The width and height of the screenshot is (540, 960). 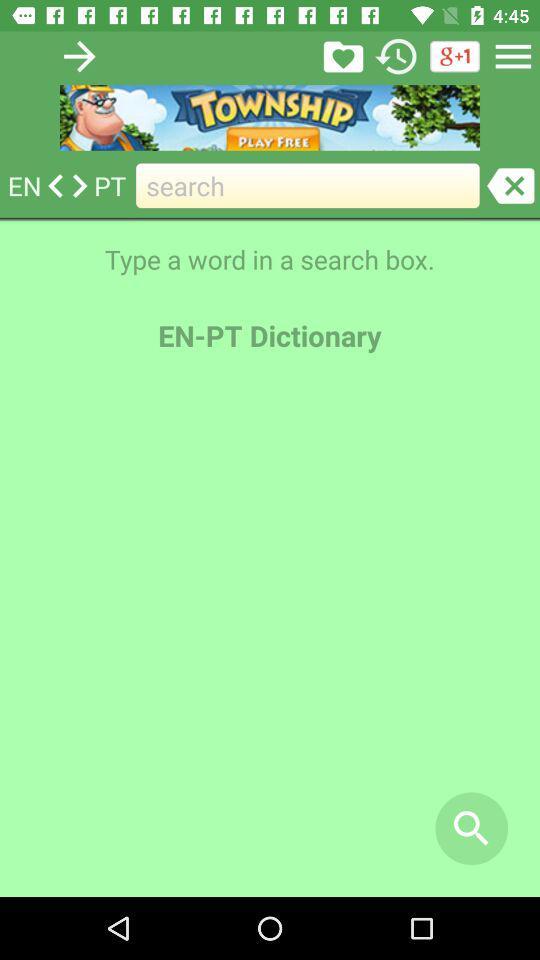 What do you see at coordinates (270, 117) in the screenshot?
I see `advertisement banner` at bounding box center [270, 117].